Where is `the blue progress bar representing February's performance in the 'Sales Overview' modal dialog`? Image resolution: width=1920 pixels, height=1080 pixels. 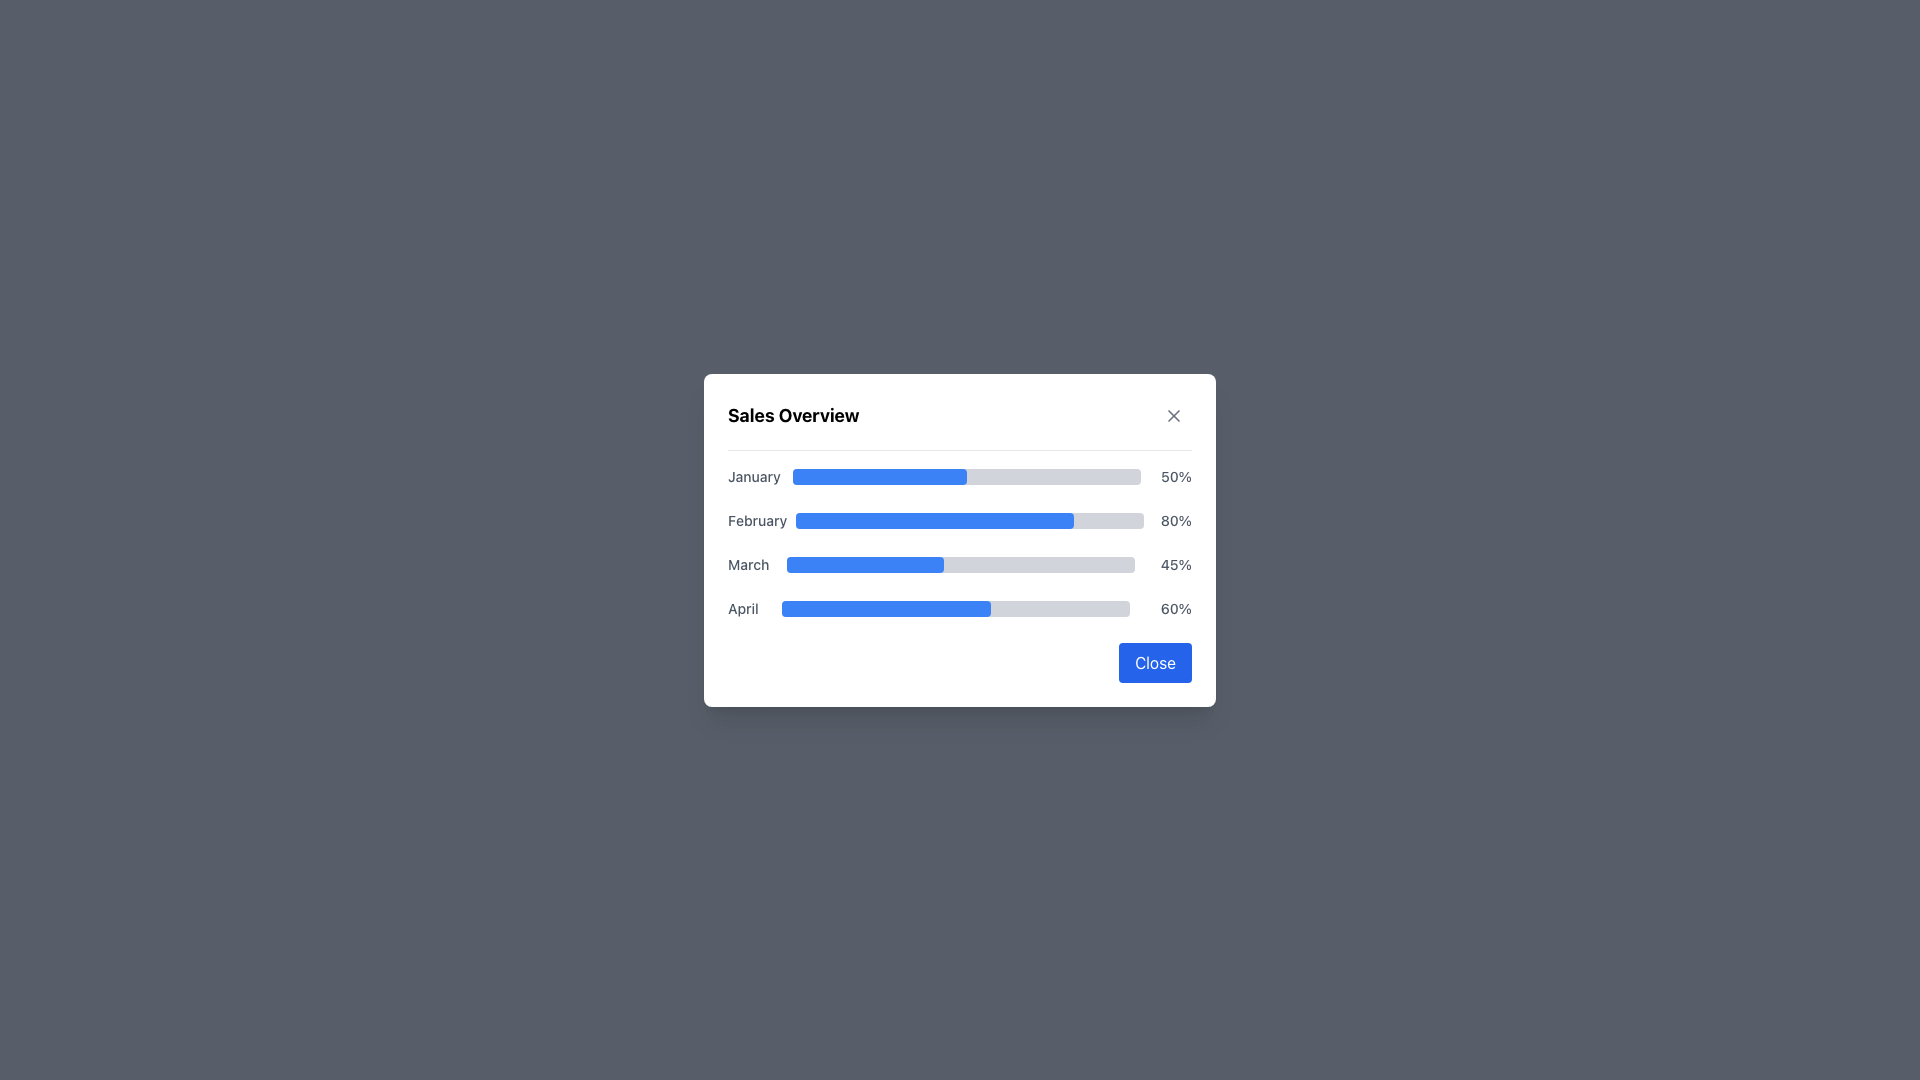 the blue progress bar representing February's performance in the 'Sales Overview' modal dialog is located at coordinates (934, 519).